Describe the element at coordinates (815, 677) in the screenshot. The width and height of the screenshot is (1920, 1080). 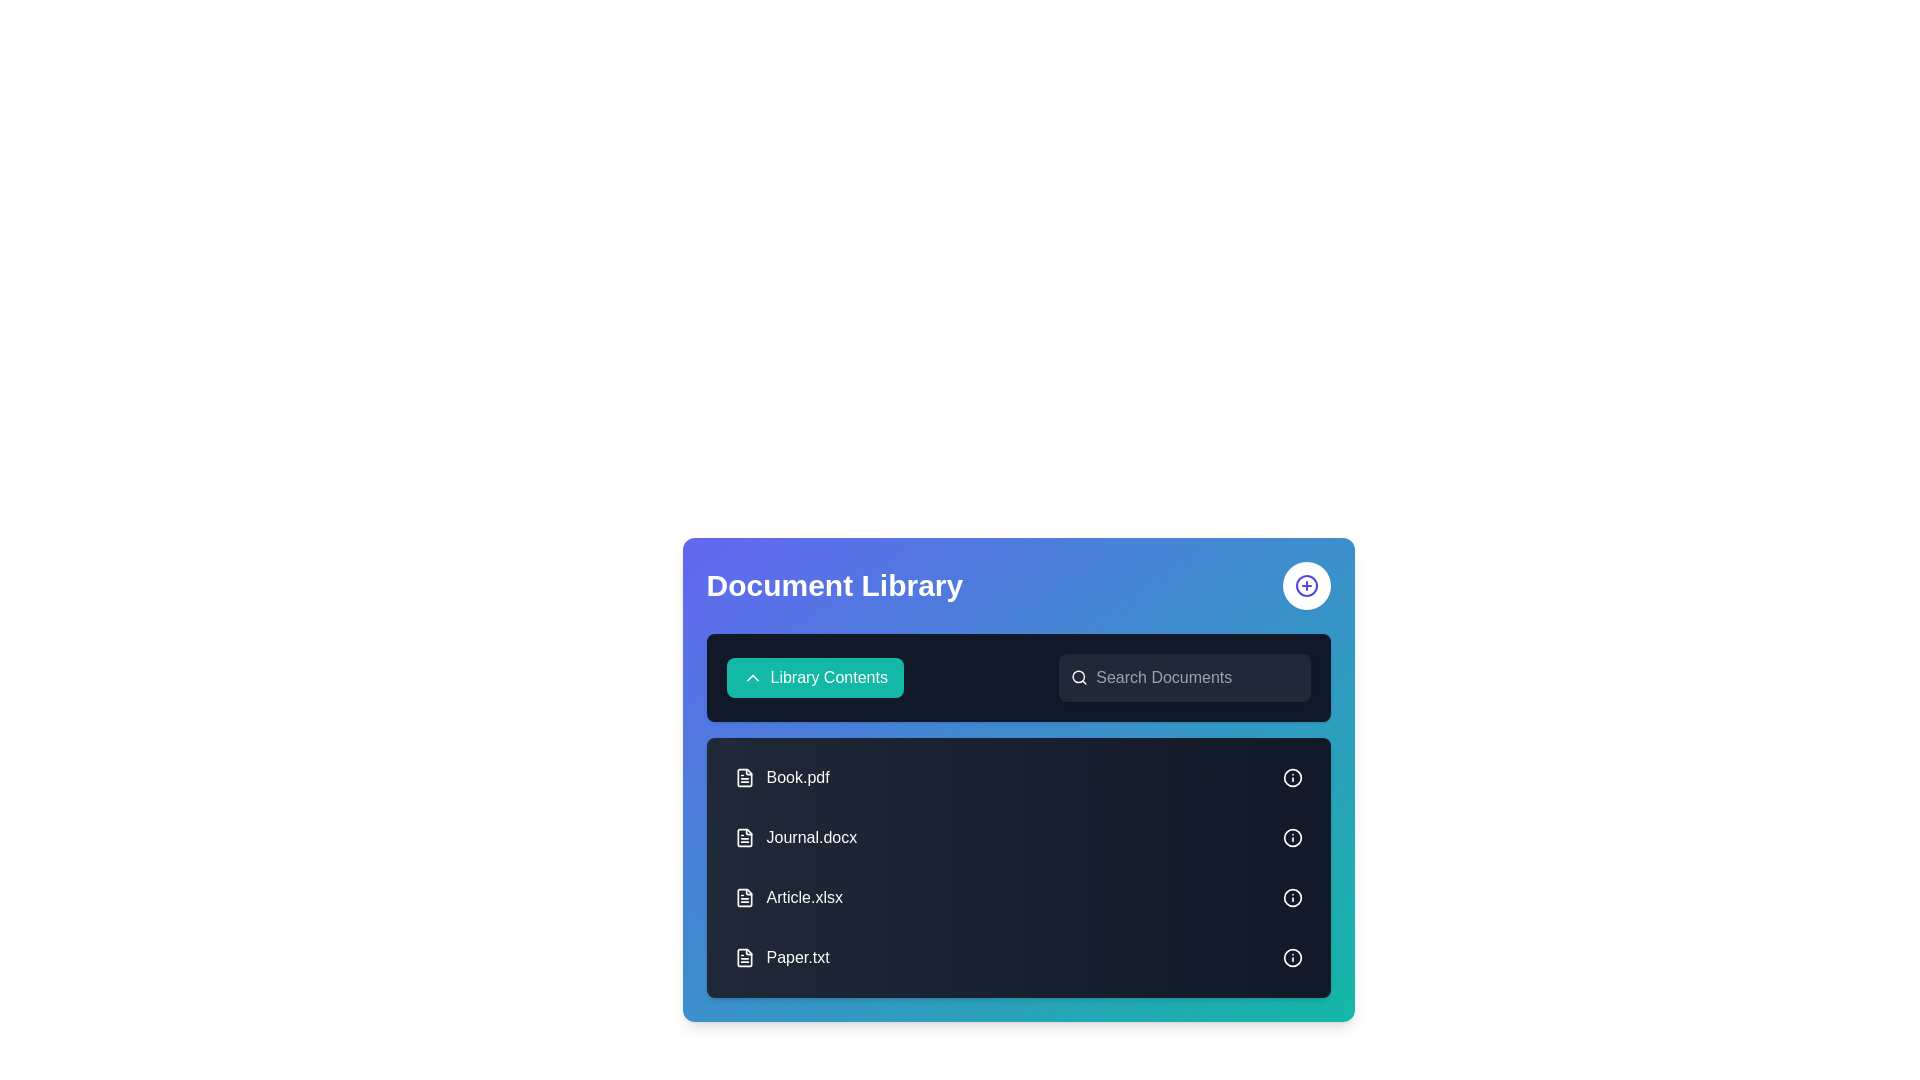
I see `the 'Library Contents' button with a teal background and upward-pointing chevron icon for additional options` at that location.